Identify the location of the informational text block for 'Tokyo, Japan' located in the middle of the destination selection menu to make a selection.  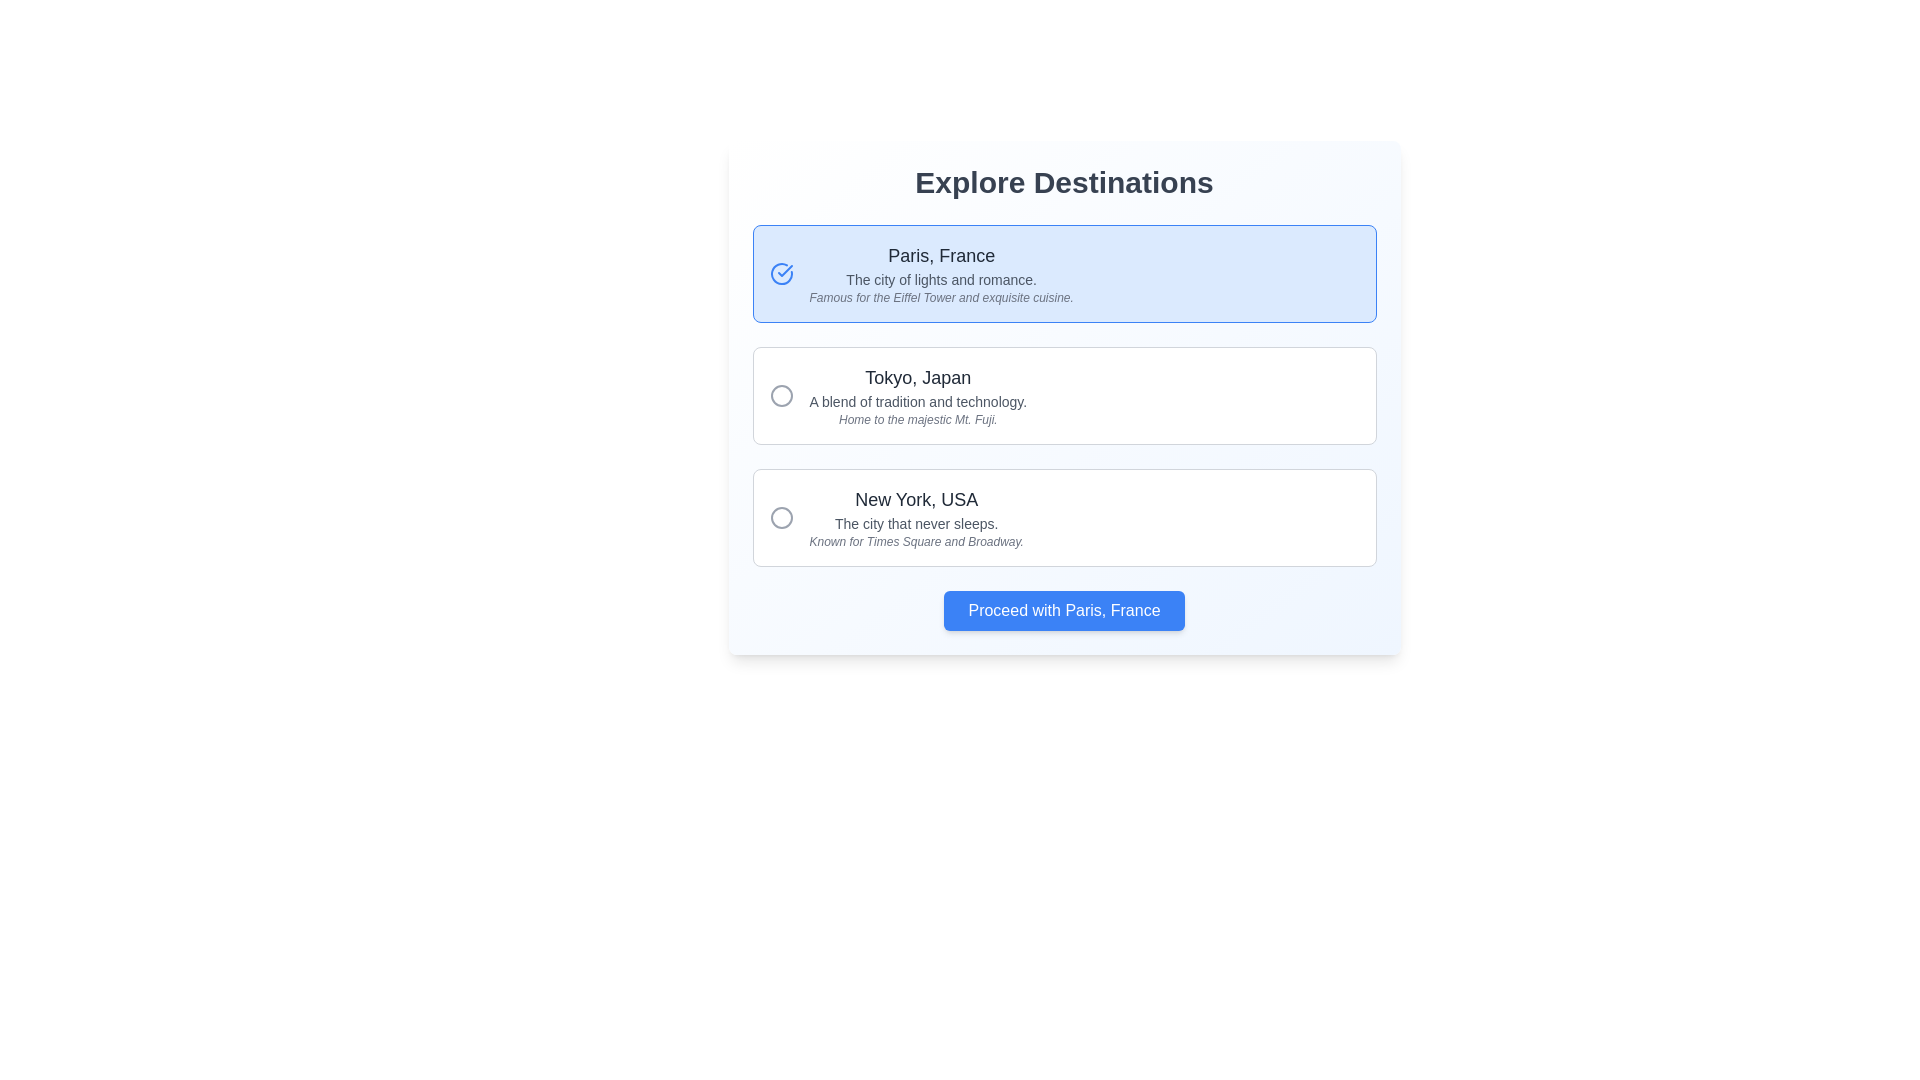
(916, 396).